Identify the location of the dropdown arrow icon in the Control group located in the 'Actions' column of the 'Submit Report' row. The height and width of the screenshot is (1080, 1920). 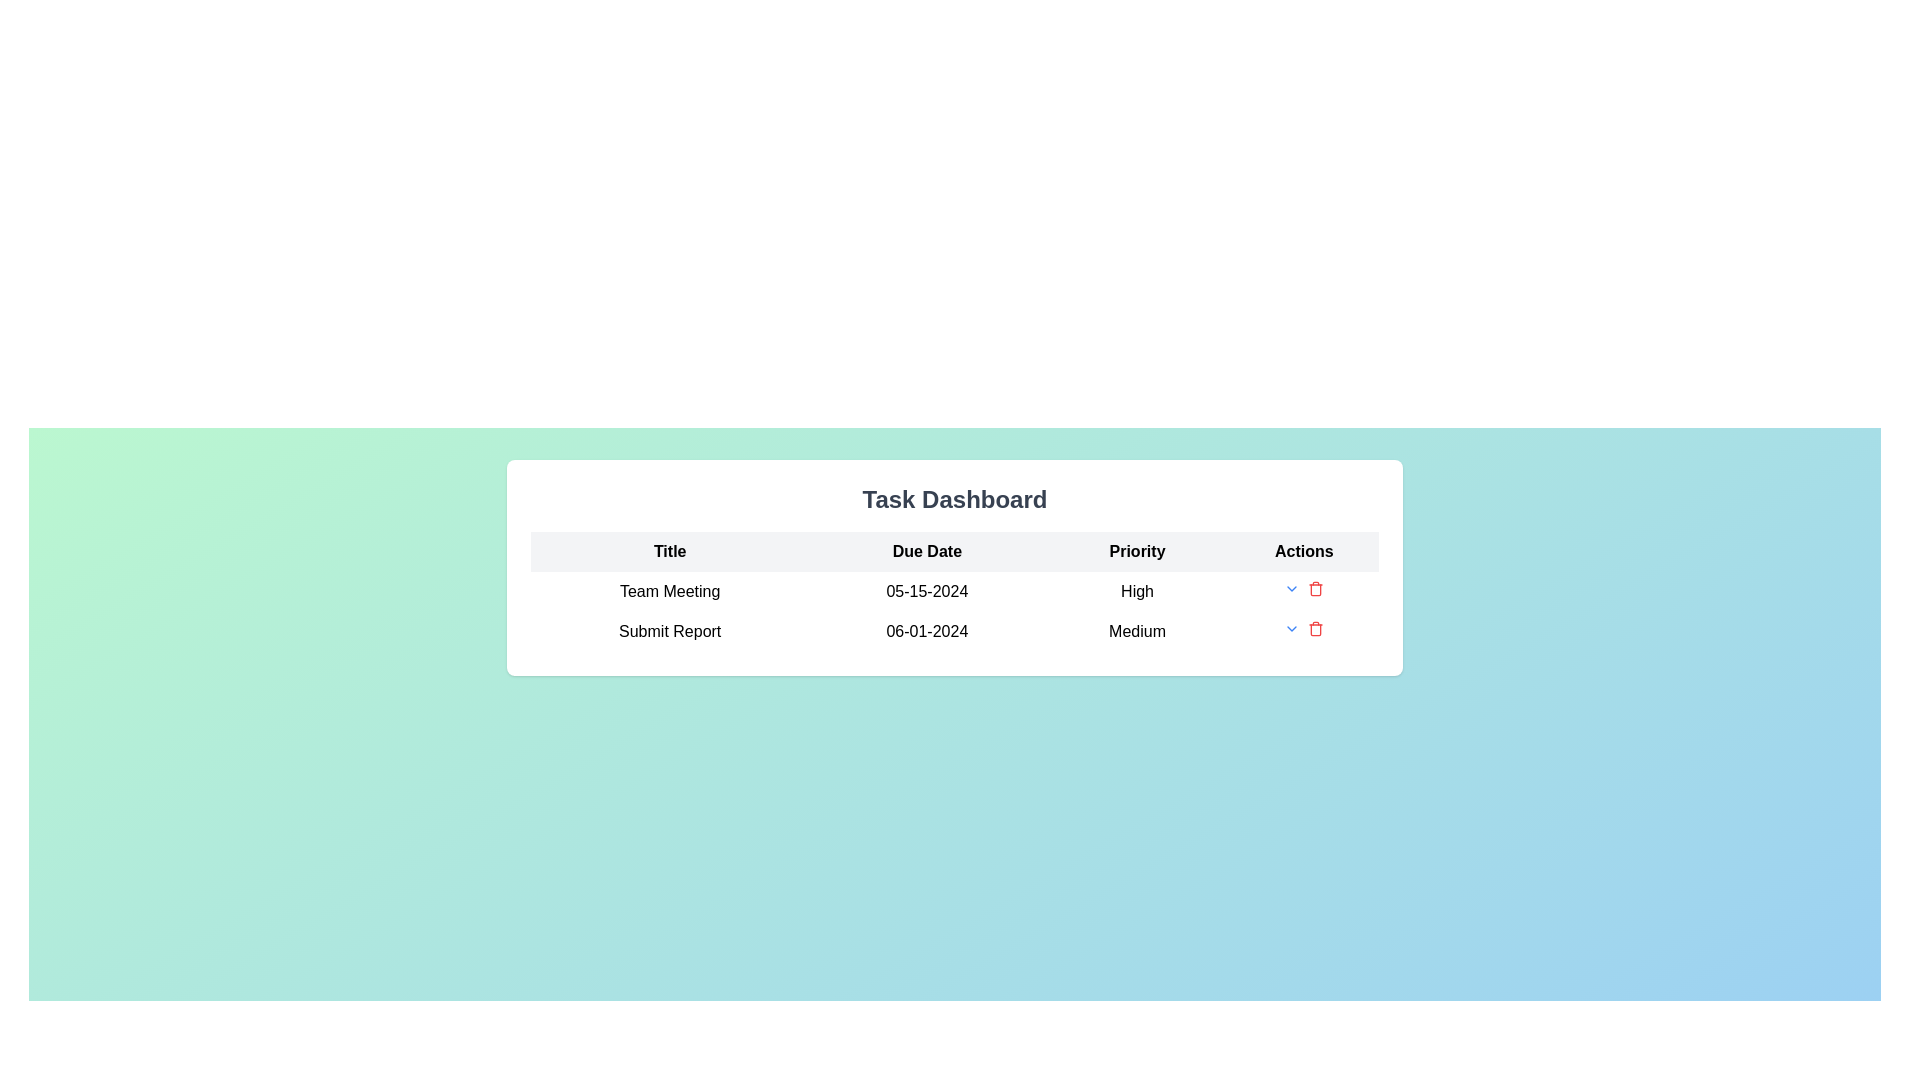
(1304, 632).